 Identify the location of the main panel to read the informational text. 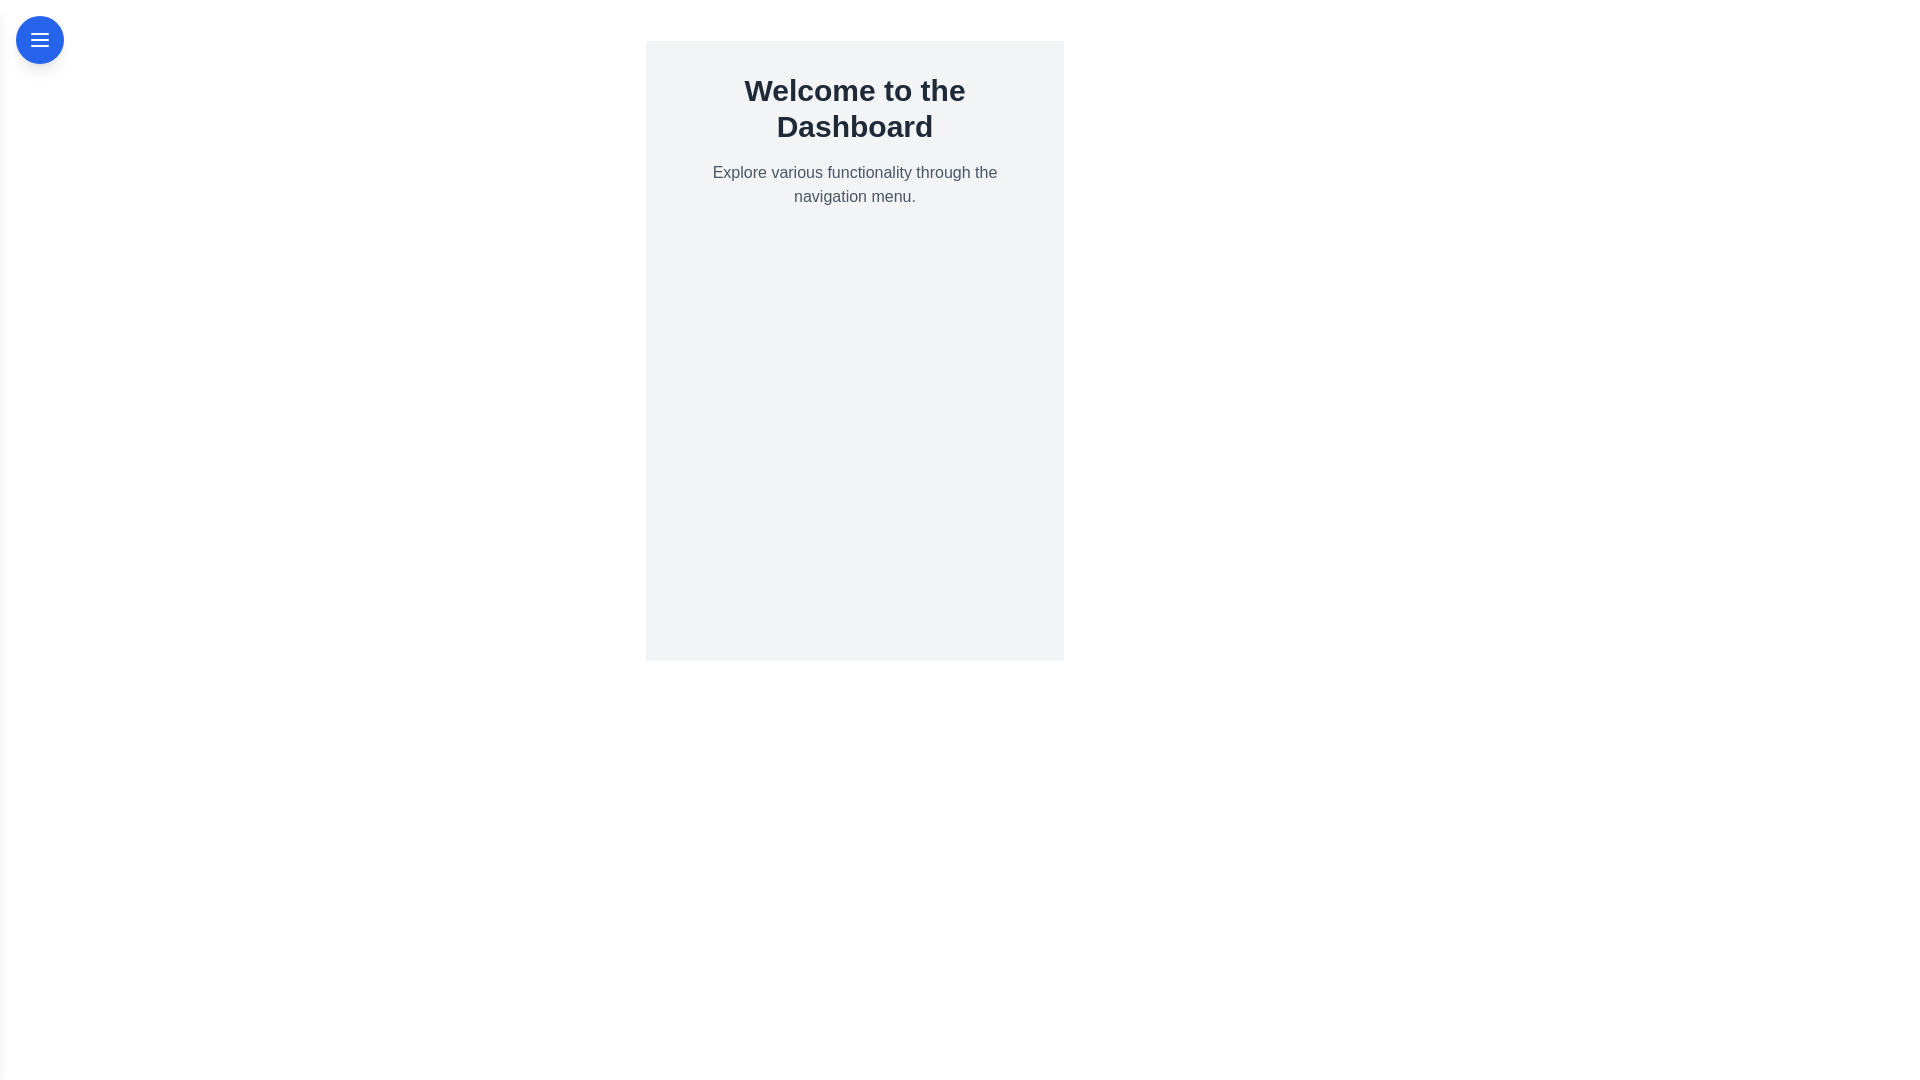
(854, 581).